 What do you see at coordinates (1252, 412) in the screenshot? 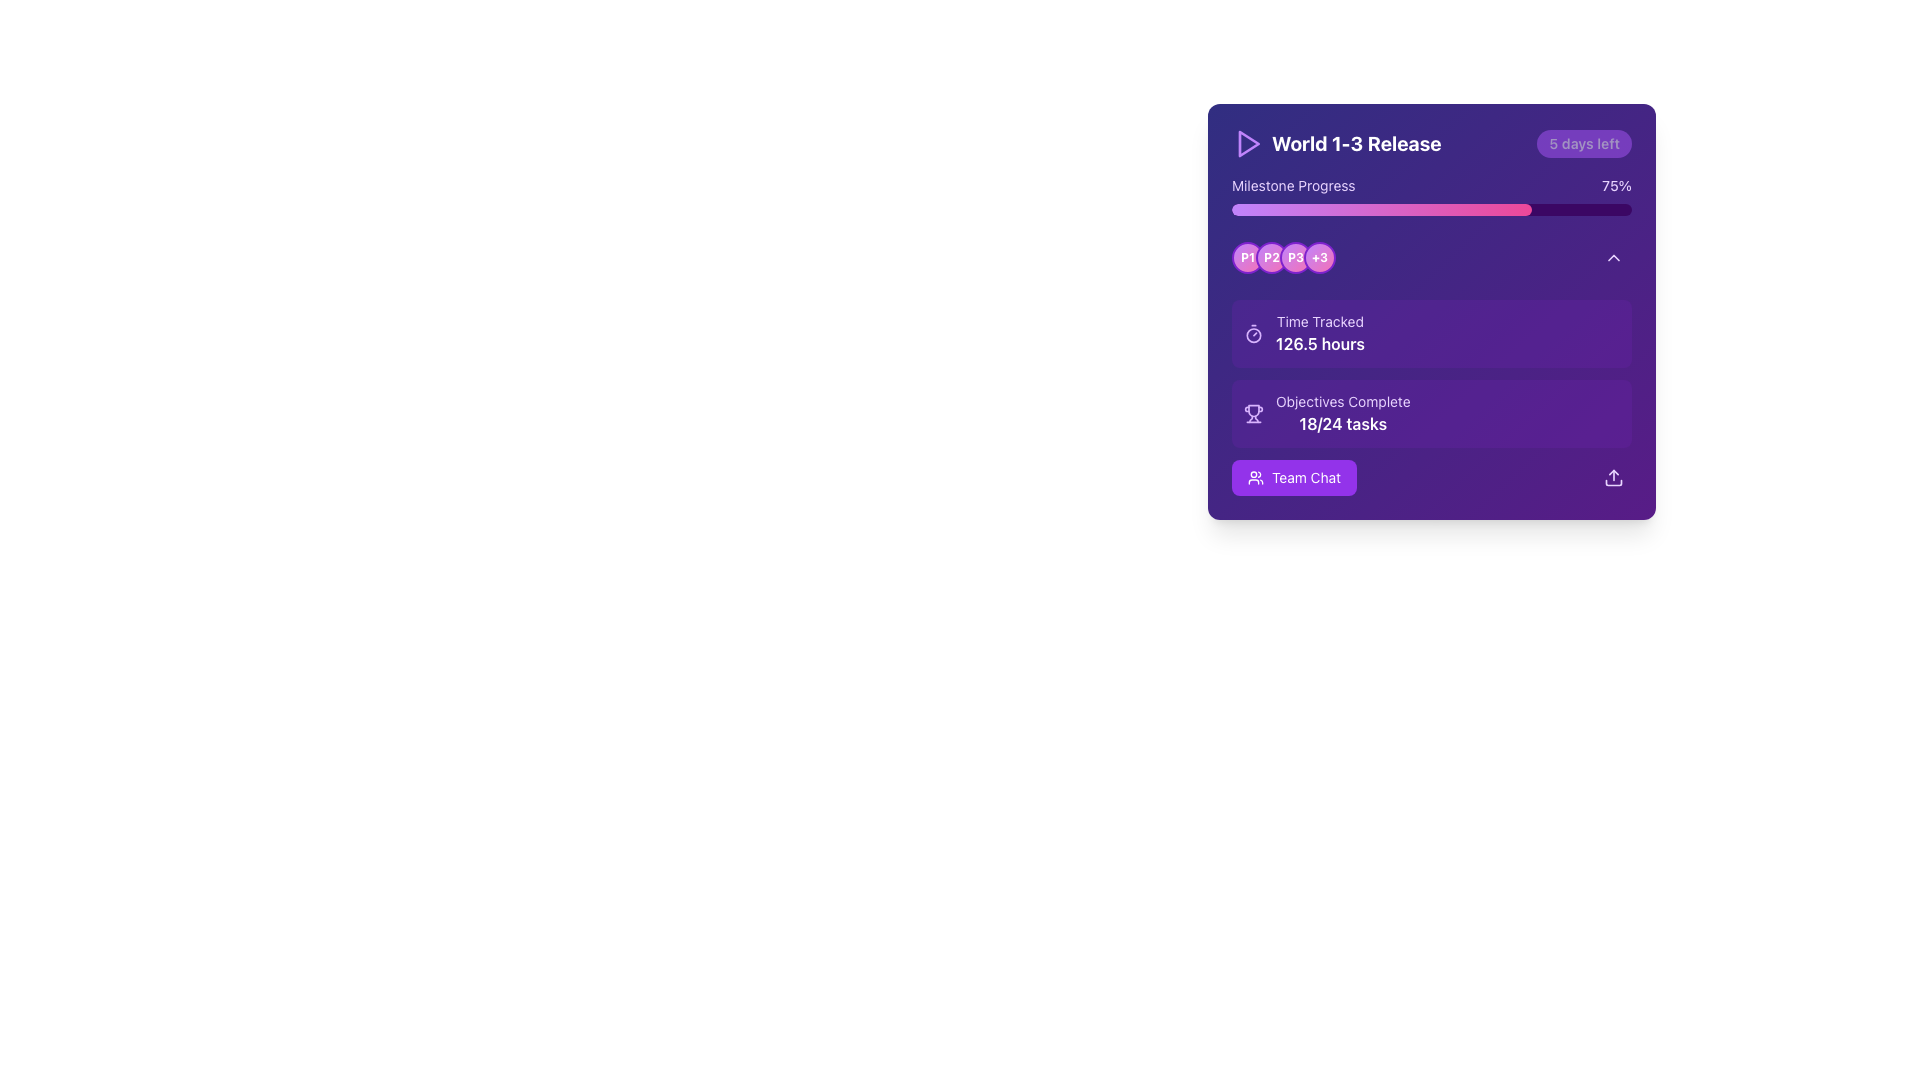
I see `the purple trophy icon located at the top-left of the 'Objectives Complete' section within the task card` at bounding box center [1252, 412].